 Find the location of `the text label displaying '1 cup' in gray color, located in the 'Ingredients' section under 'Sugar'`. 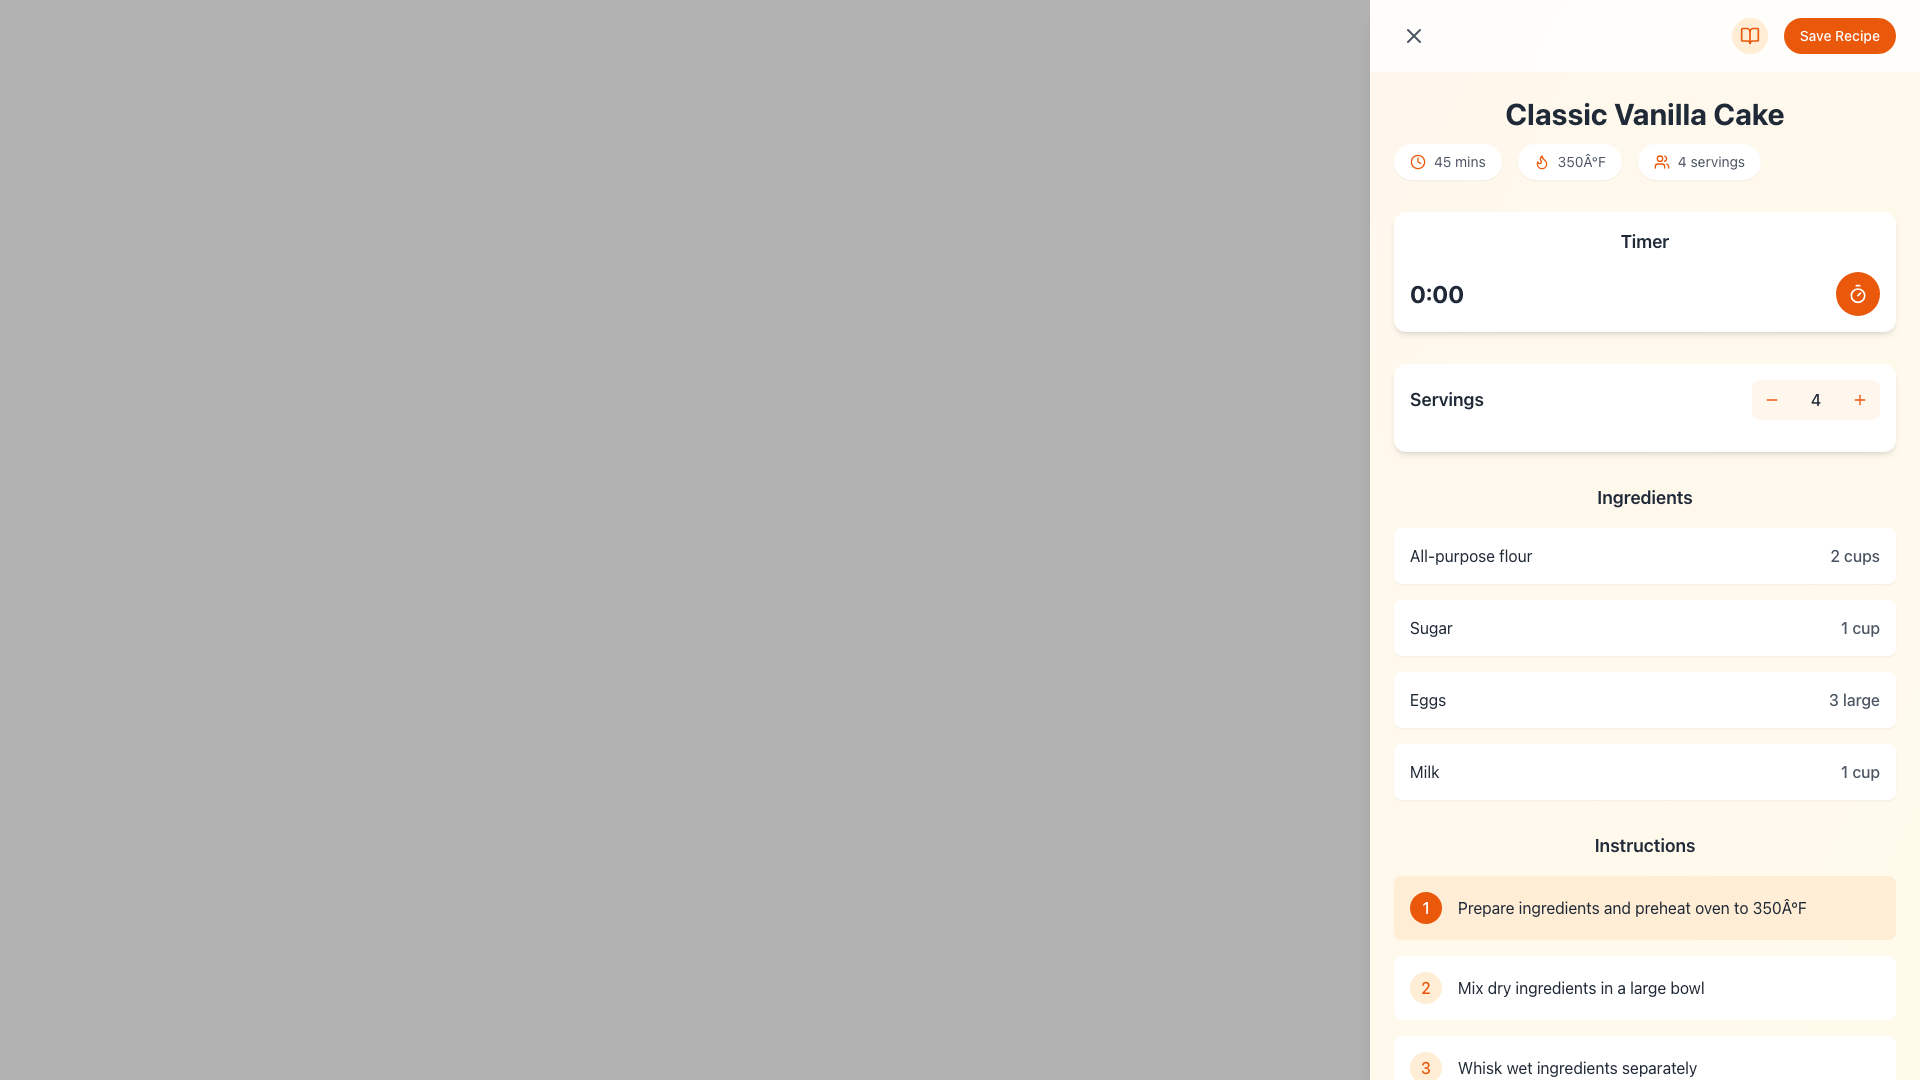

the text label displaying '1 cup' in gray color, located in the 'Ingredients' section under 'Sugar' is located at coordinates (1859, 627).